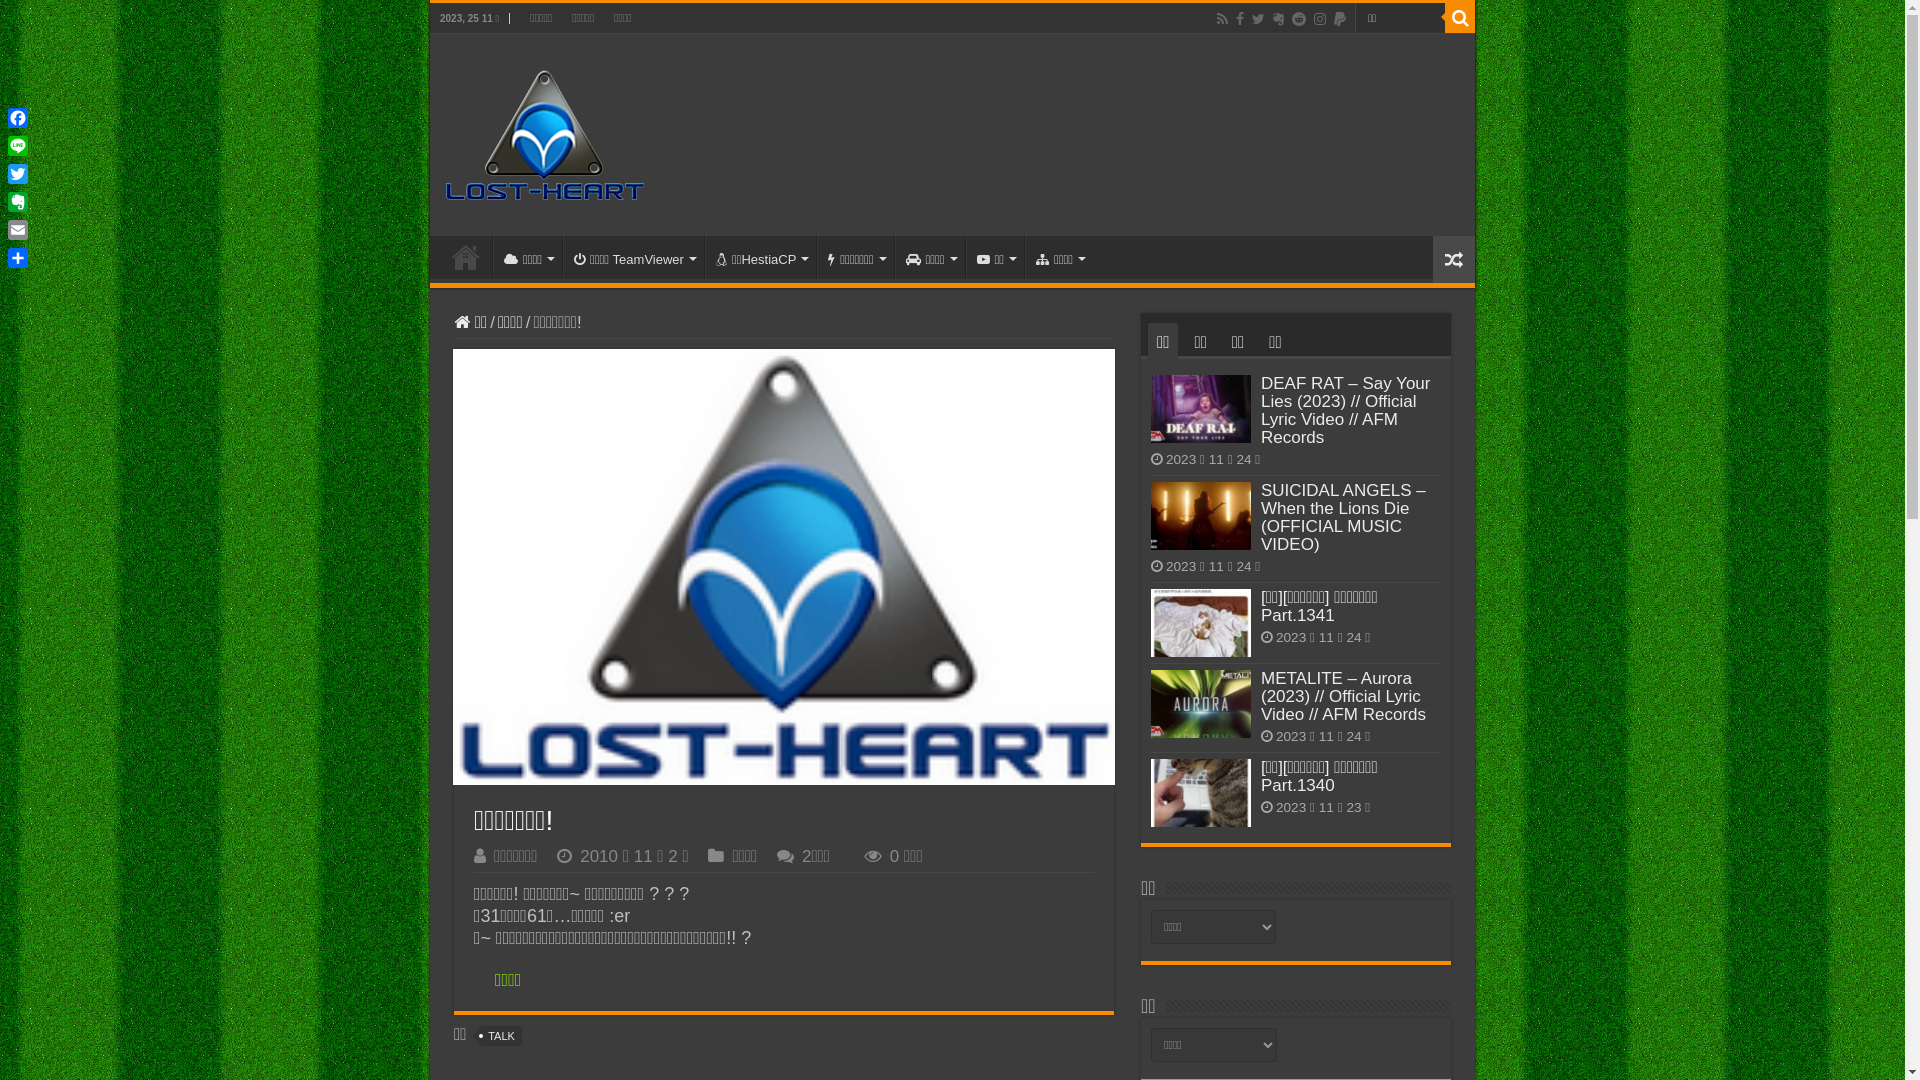  Describe the element at coordinates (1299, 19) in the screenshot. I see `'Reddit'` at that location.